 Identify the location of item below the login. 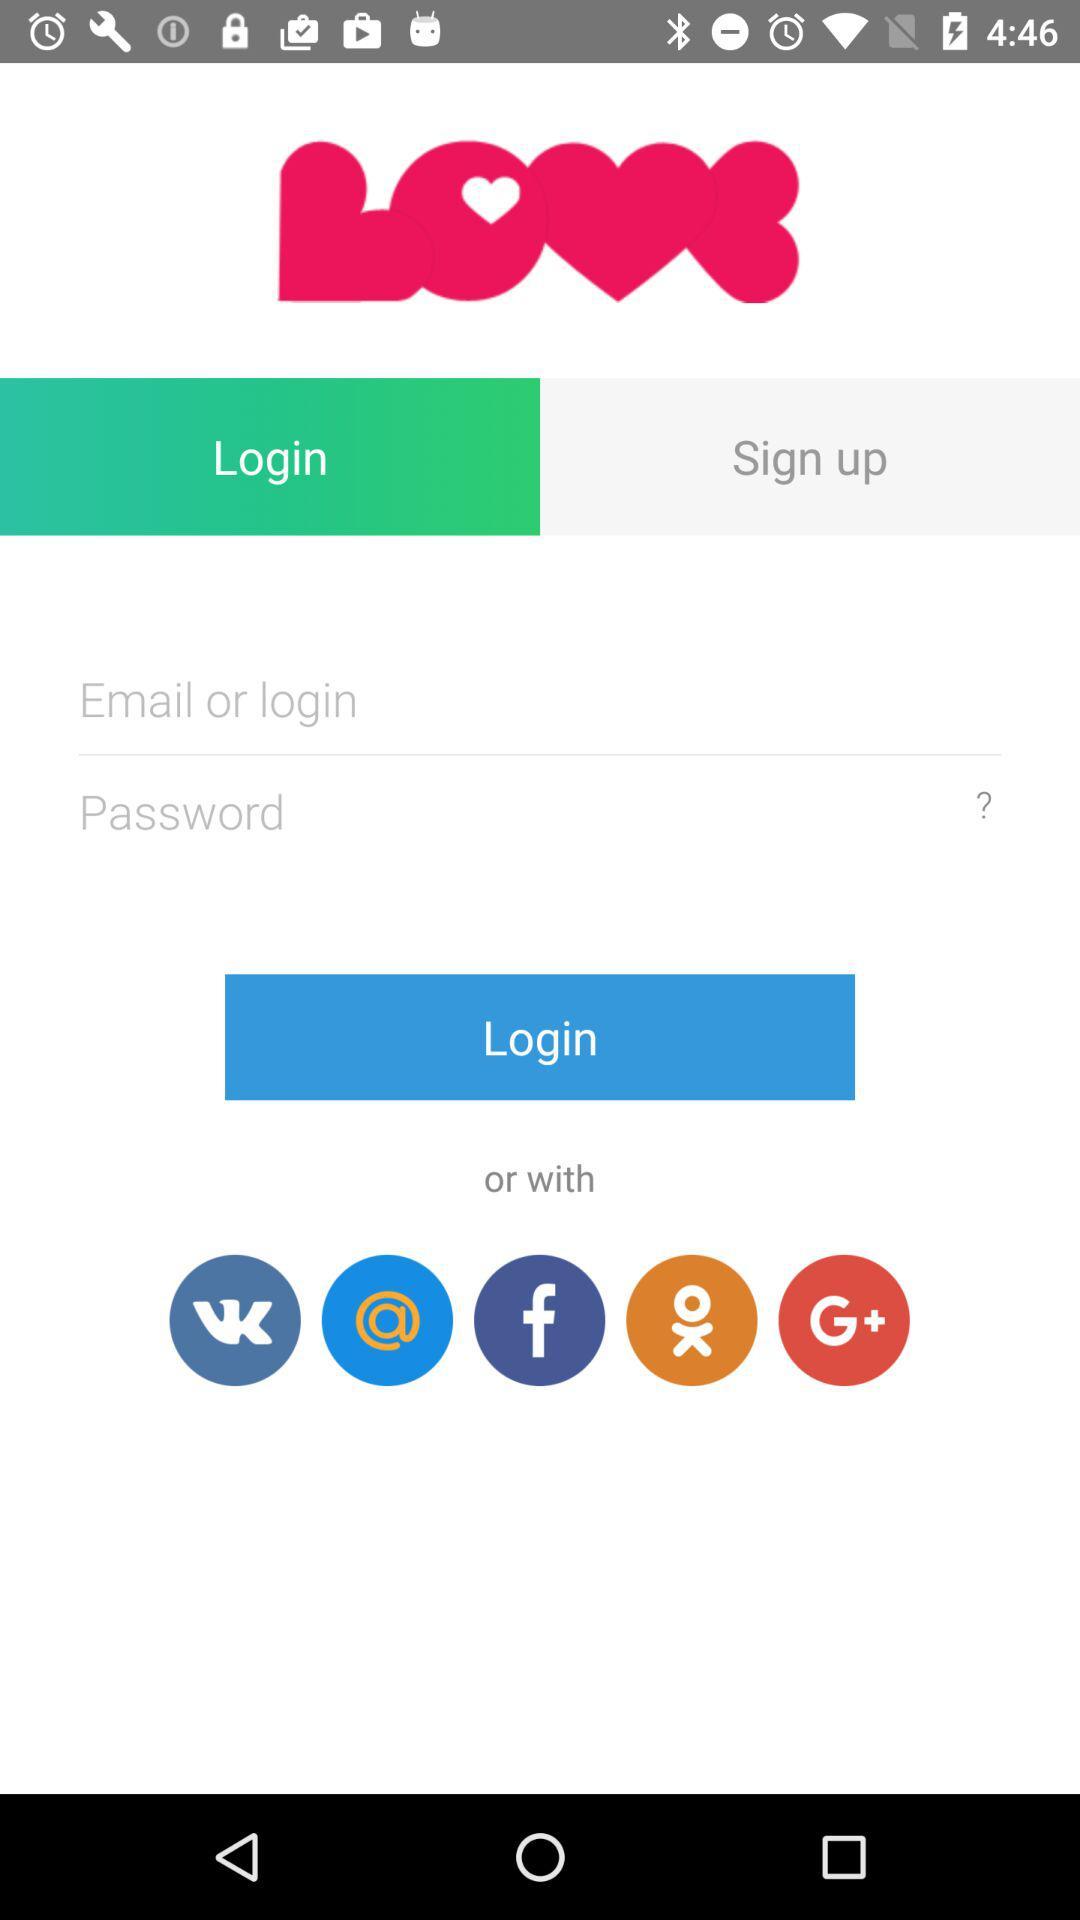
(844, 1320).